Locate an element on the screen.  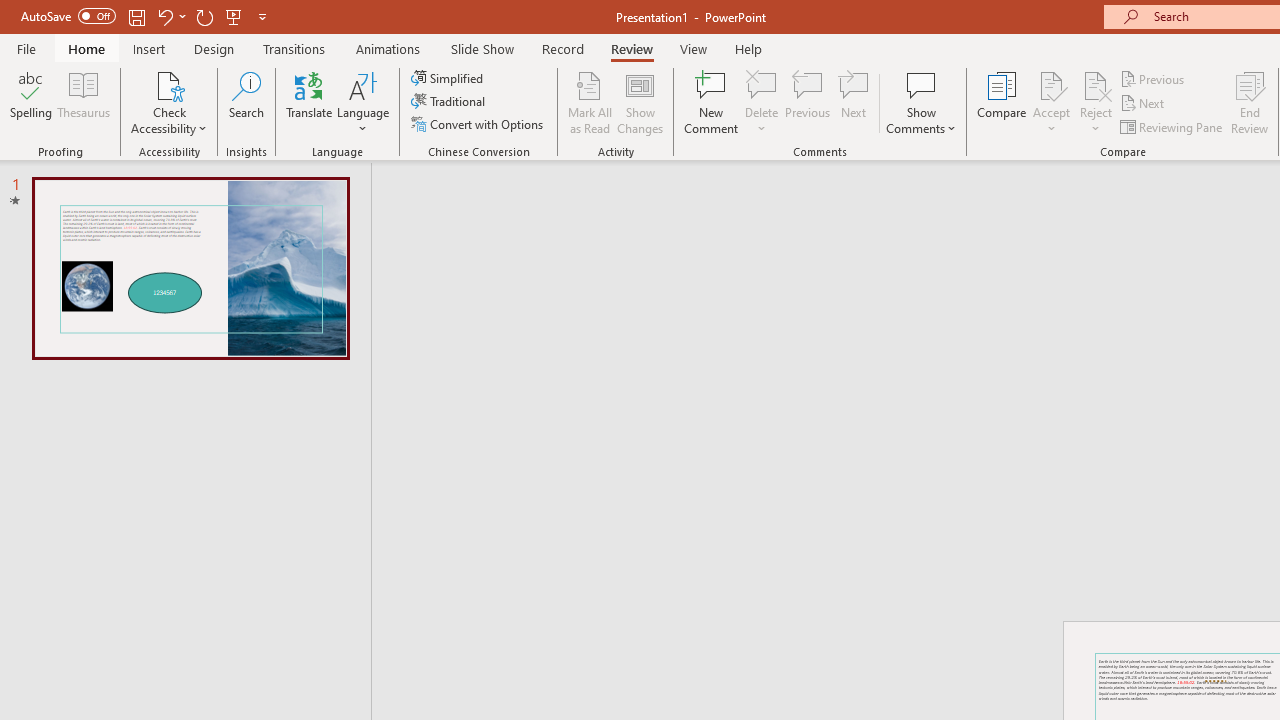
'Delete' is located at coordinates (761, 103).